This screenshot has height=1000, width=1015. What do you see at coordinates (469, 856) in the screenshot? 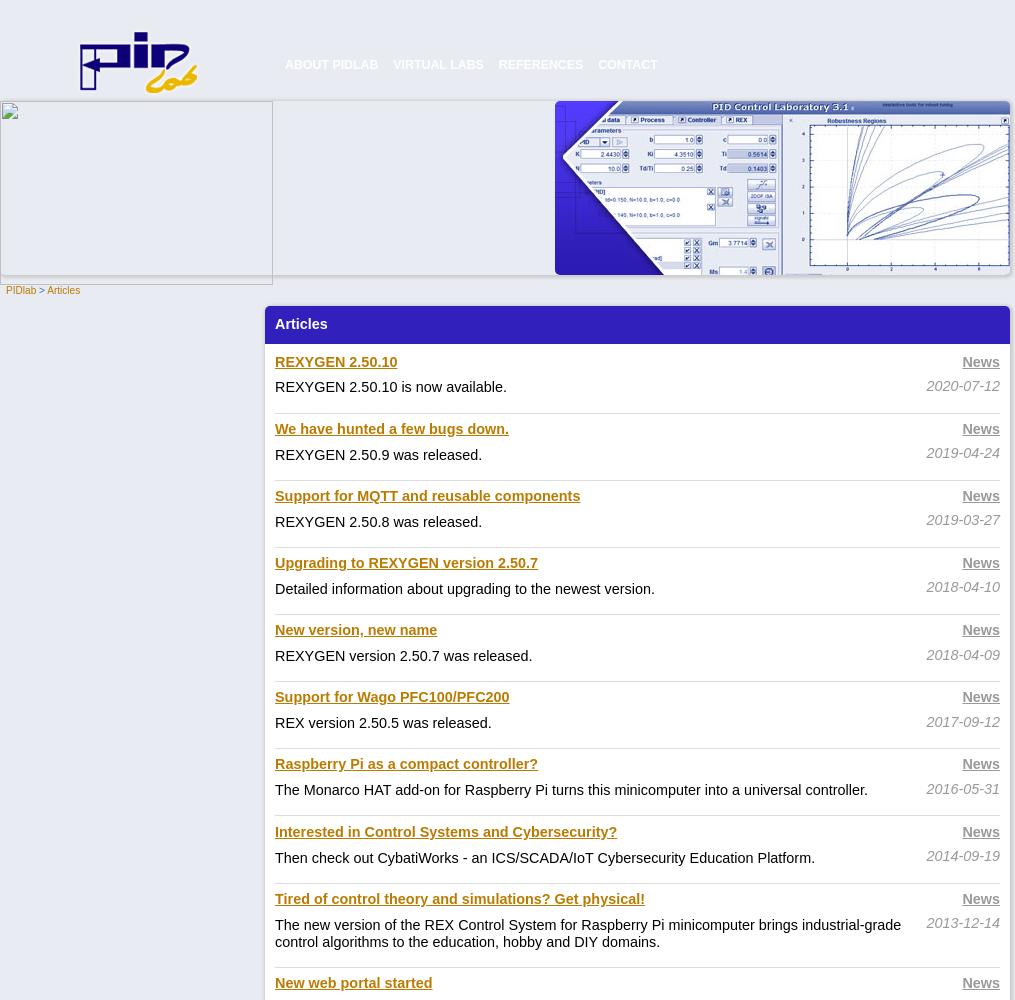
I see `'an ICS/SCADA/IoT Cybersecurity Education Platform.'` at bounding box center [469, 856].